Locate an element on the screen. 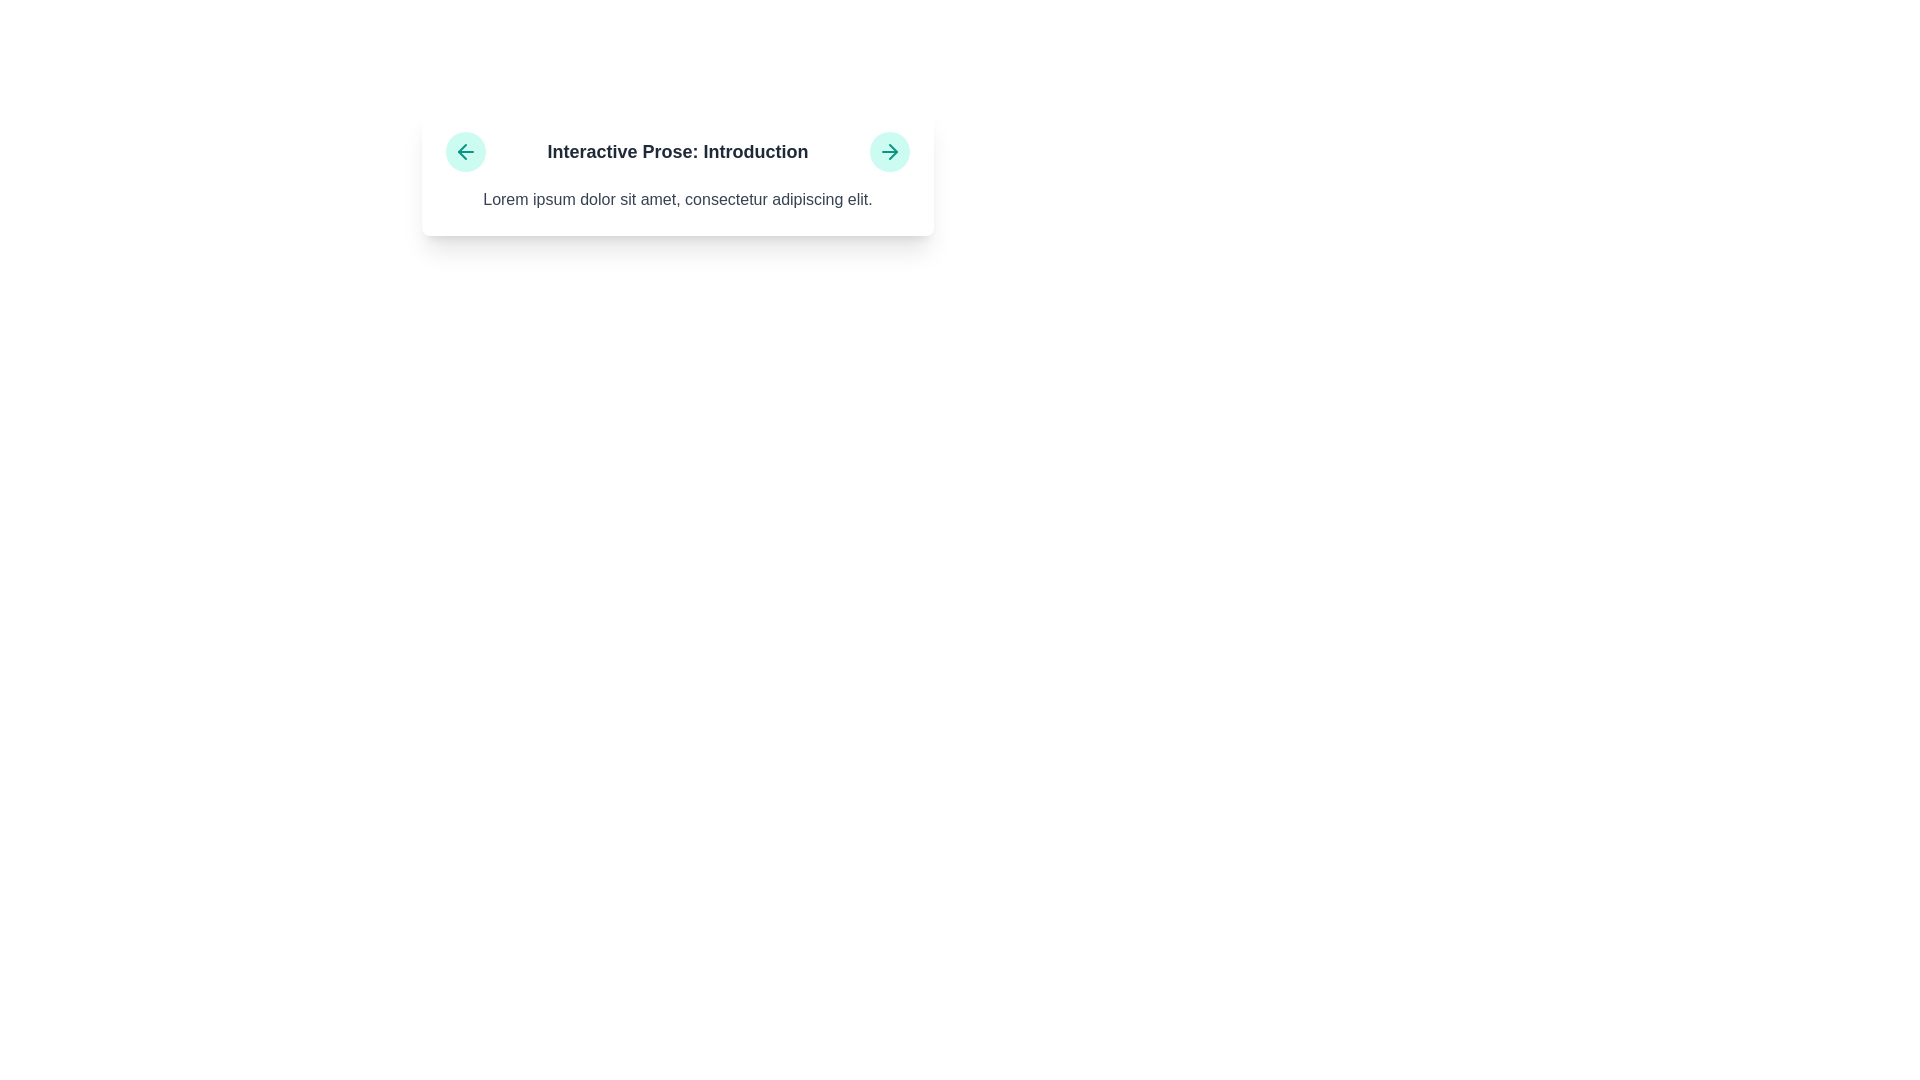 The image size is (1920, 1080). the downward-pointing triangular arrow in the teal circular icon on the left side of the header labeled 'Interactive Prose: Introduction' is located at coordinates (461, 150).